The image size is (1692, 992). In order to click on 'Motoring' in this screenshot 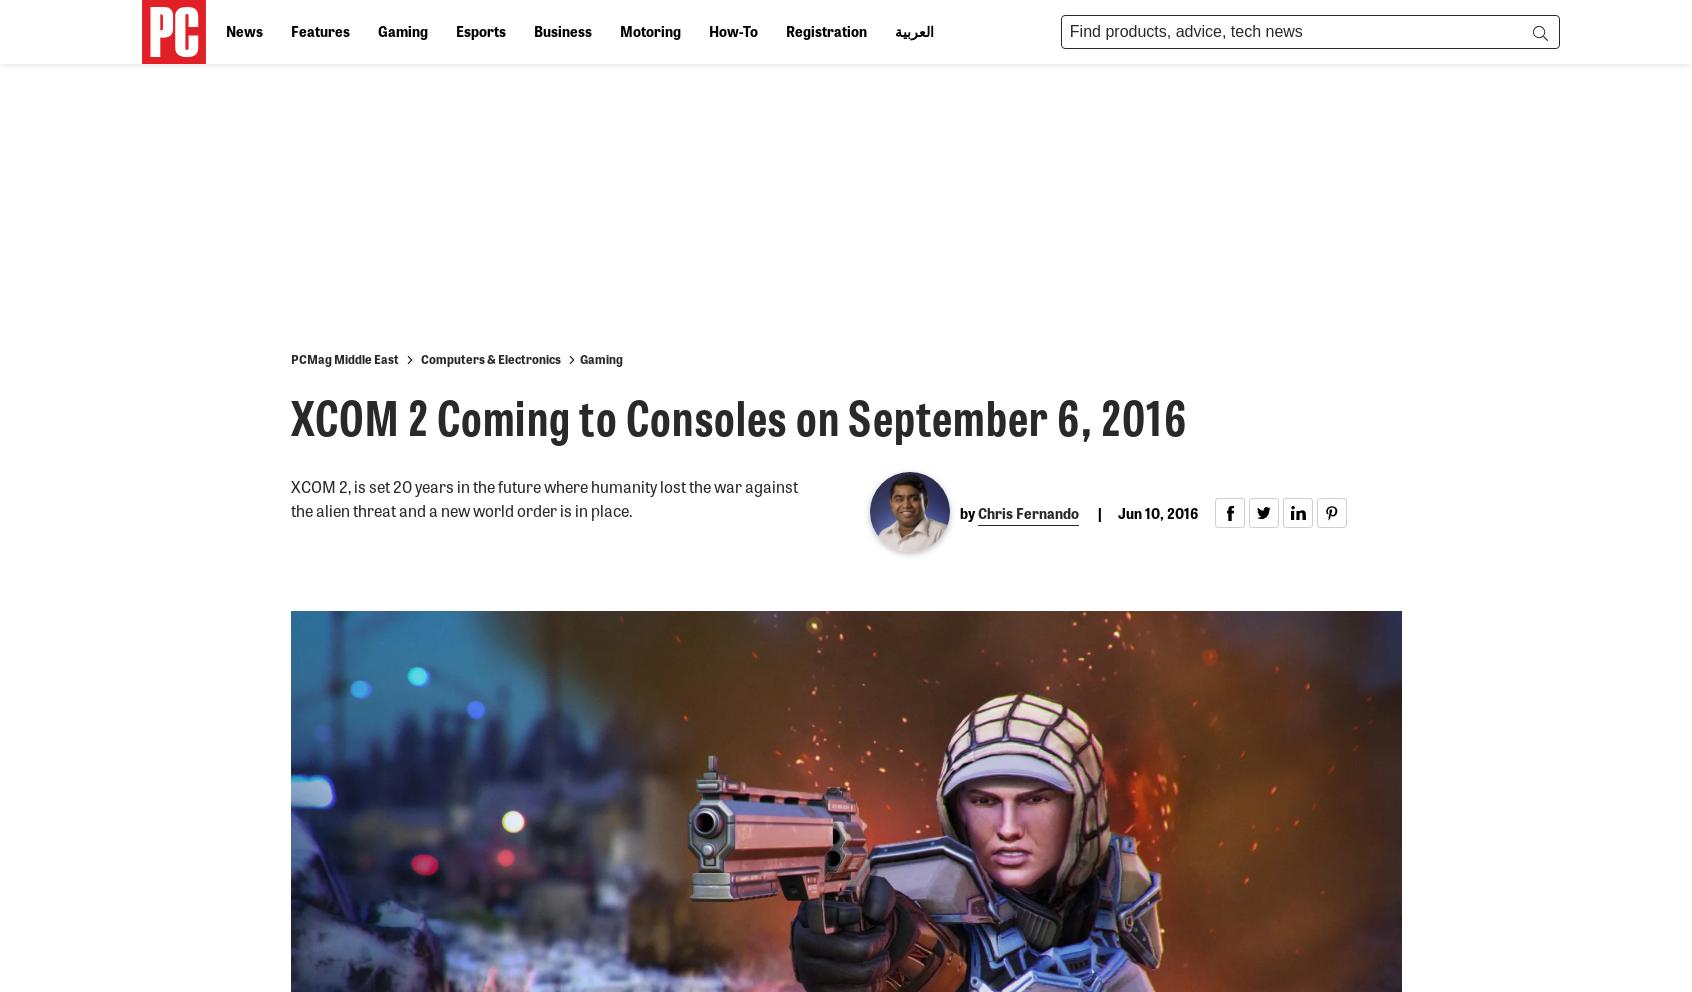, I will do `click(650, 29)`.